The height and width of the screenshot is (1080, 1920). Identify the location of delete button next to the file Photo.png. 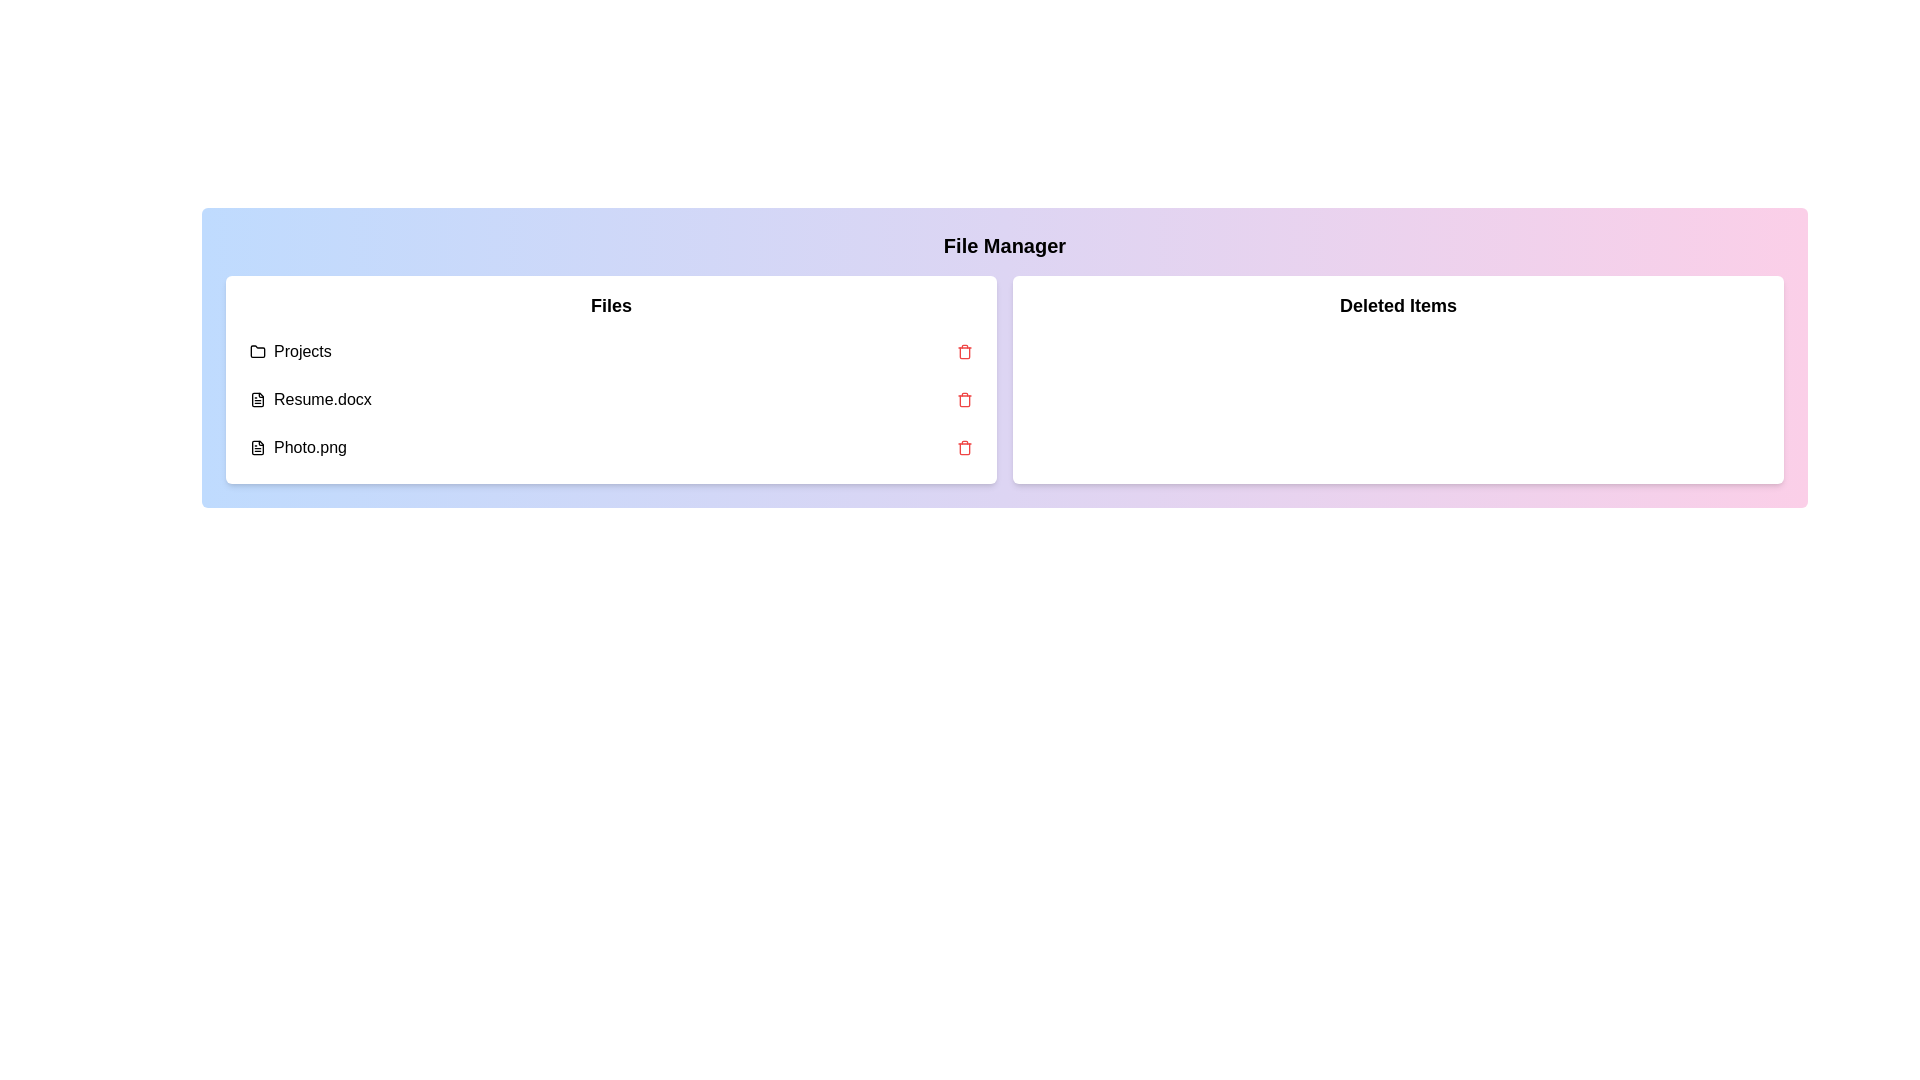
(964, 446).